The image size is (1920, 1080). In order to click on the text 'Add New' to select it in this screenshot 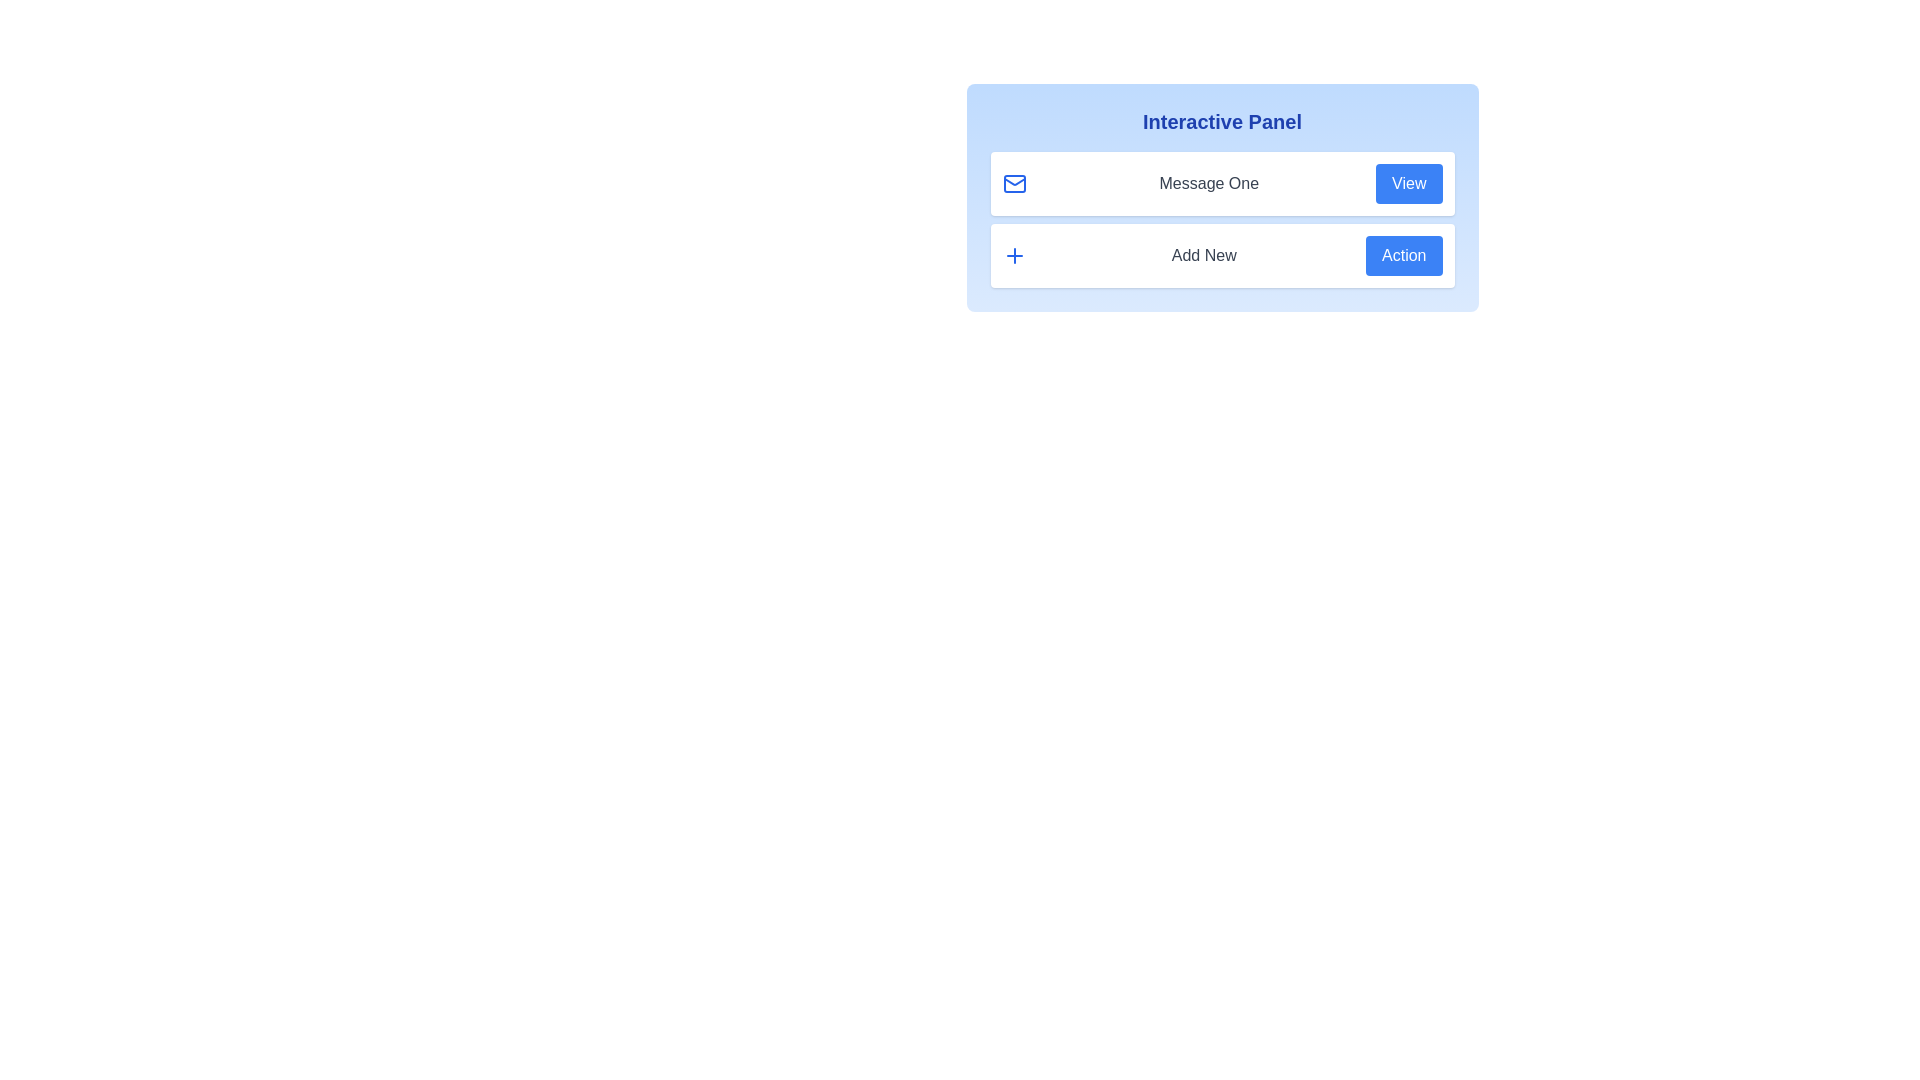, I will do `click(1203, 254)`.